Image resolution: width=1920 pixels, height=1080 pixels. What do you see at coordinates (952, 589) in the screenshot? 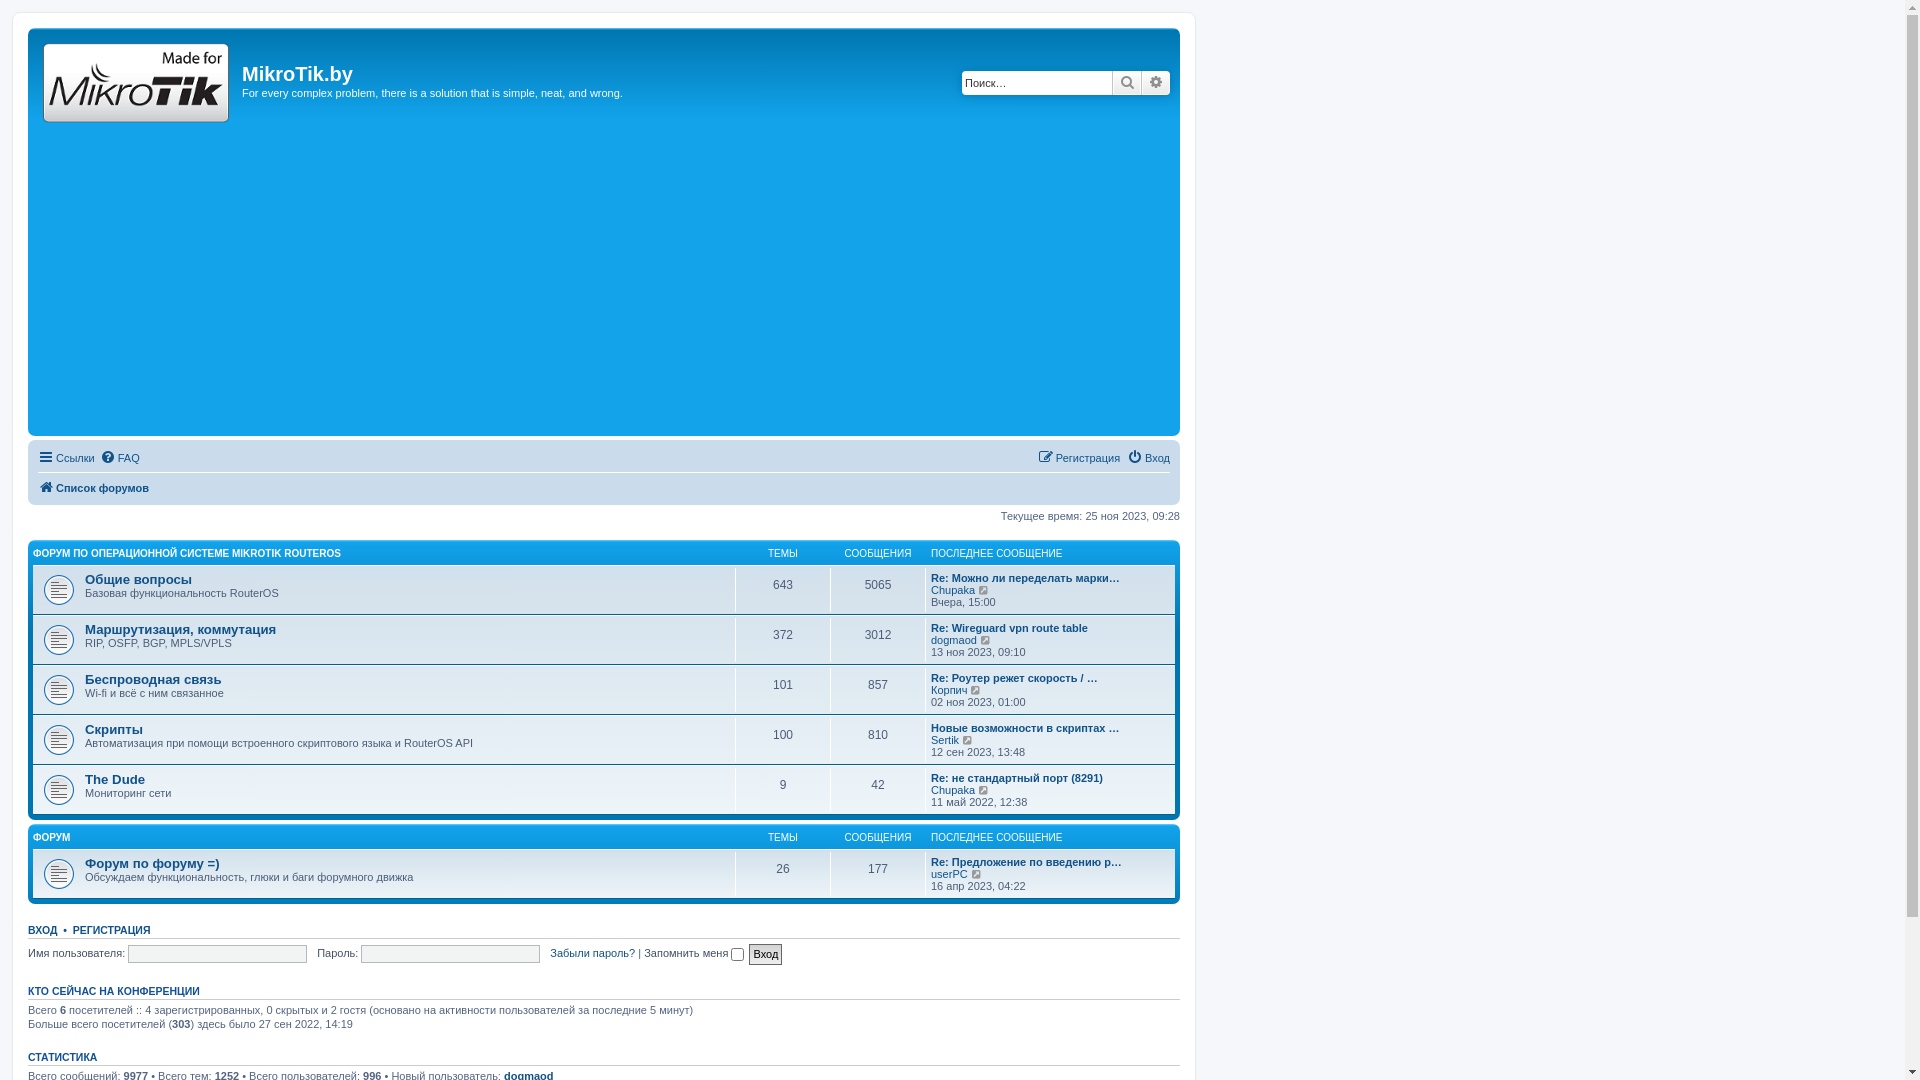
I see `'Chupaka'` at bounding box center [952, 589].